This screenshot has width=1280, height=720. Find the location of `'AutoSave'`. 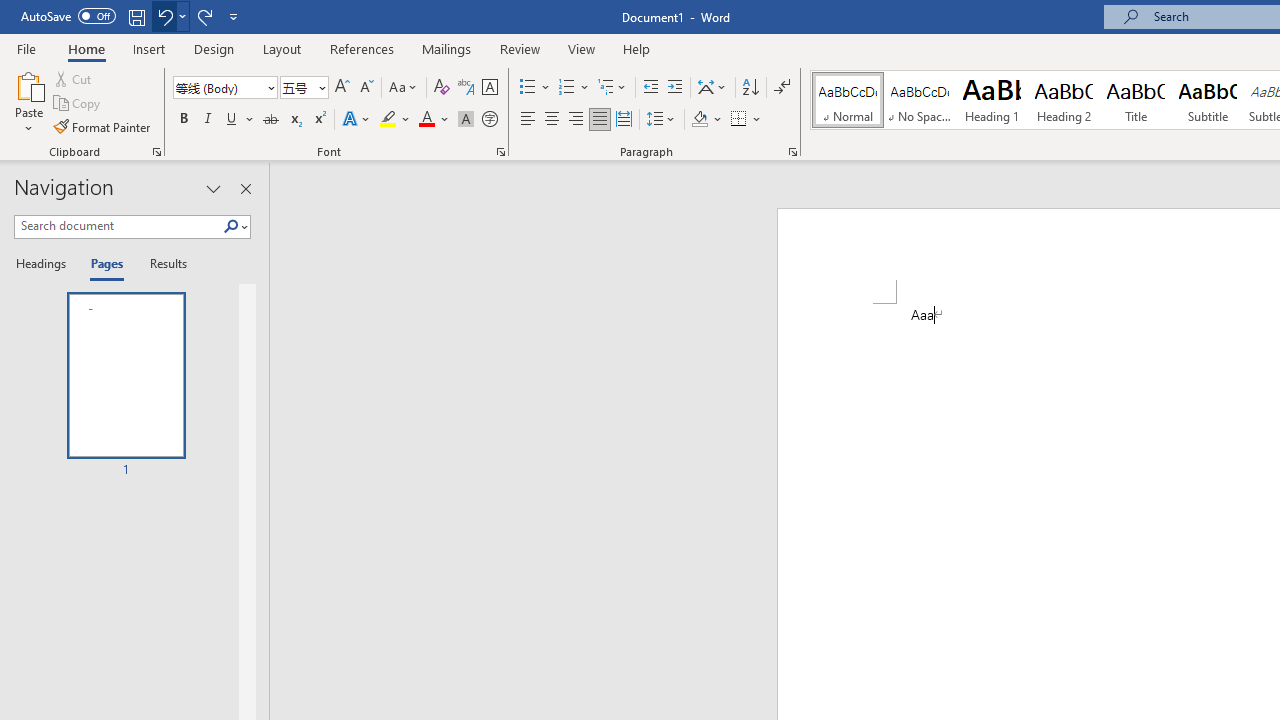

'AutoSave' is located at coordinates (68, 16).